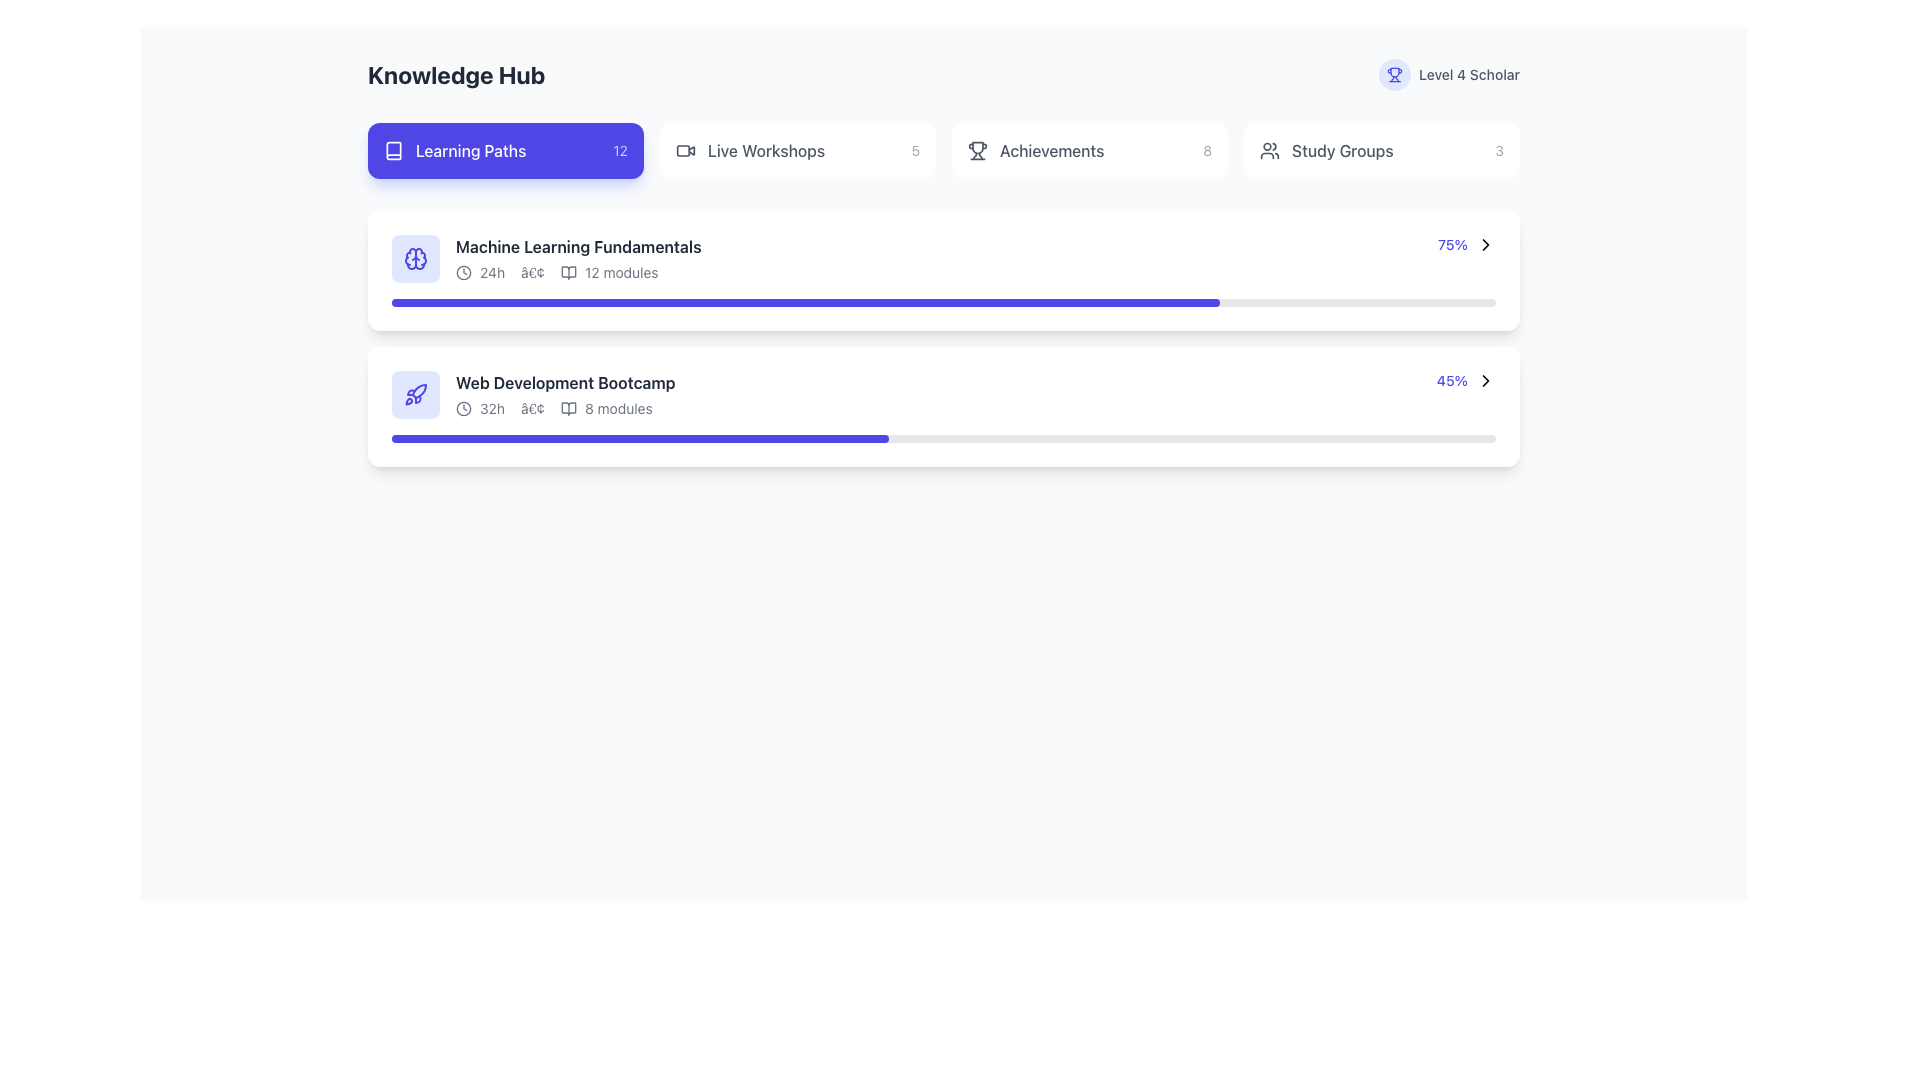  I want to click on the 'Learning Paths' icon within the navigation menu, which is part of the interactive button that navigates to the Learning Paths page, so click(393, 149).